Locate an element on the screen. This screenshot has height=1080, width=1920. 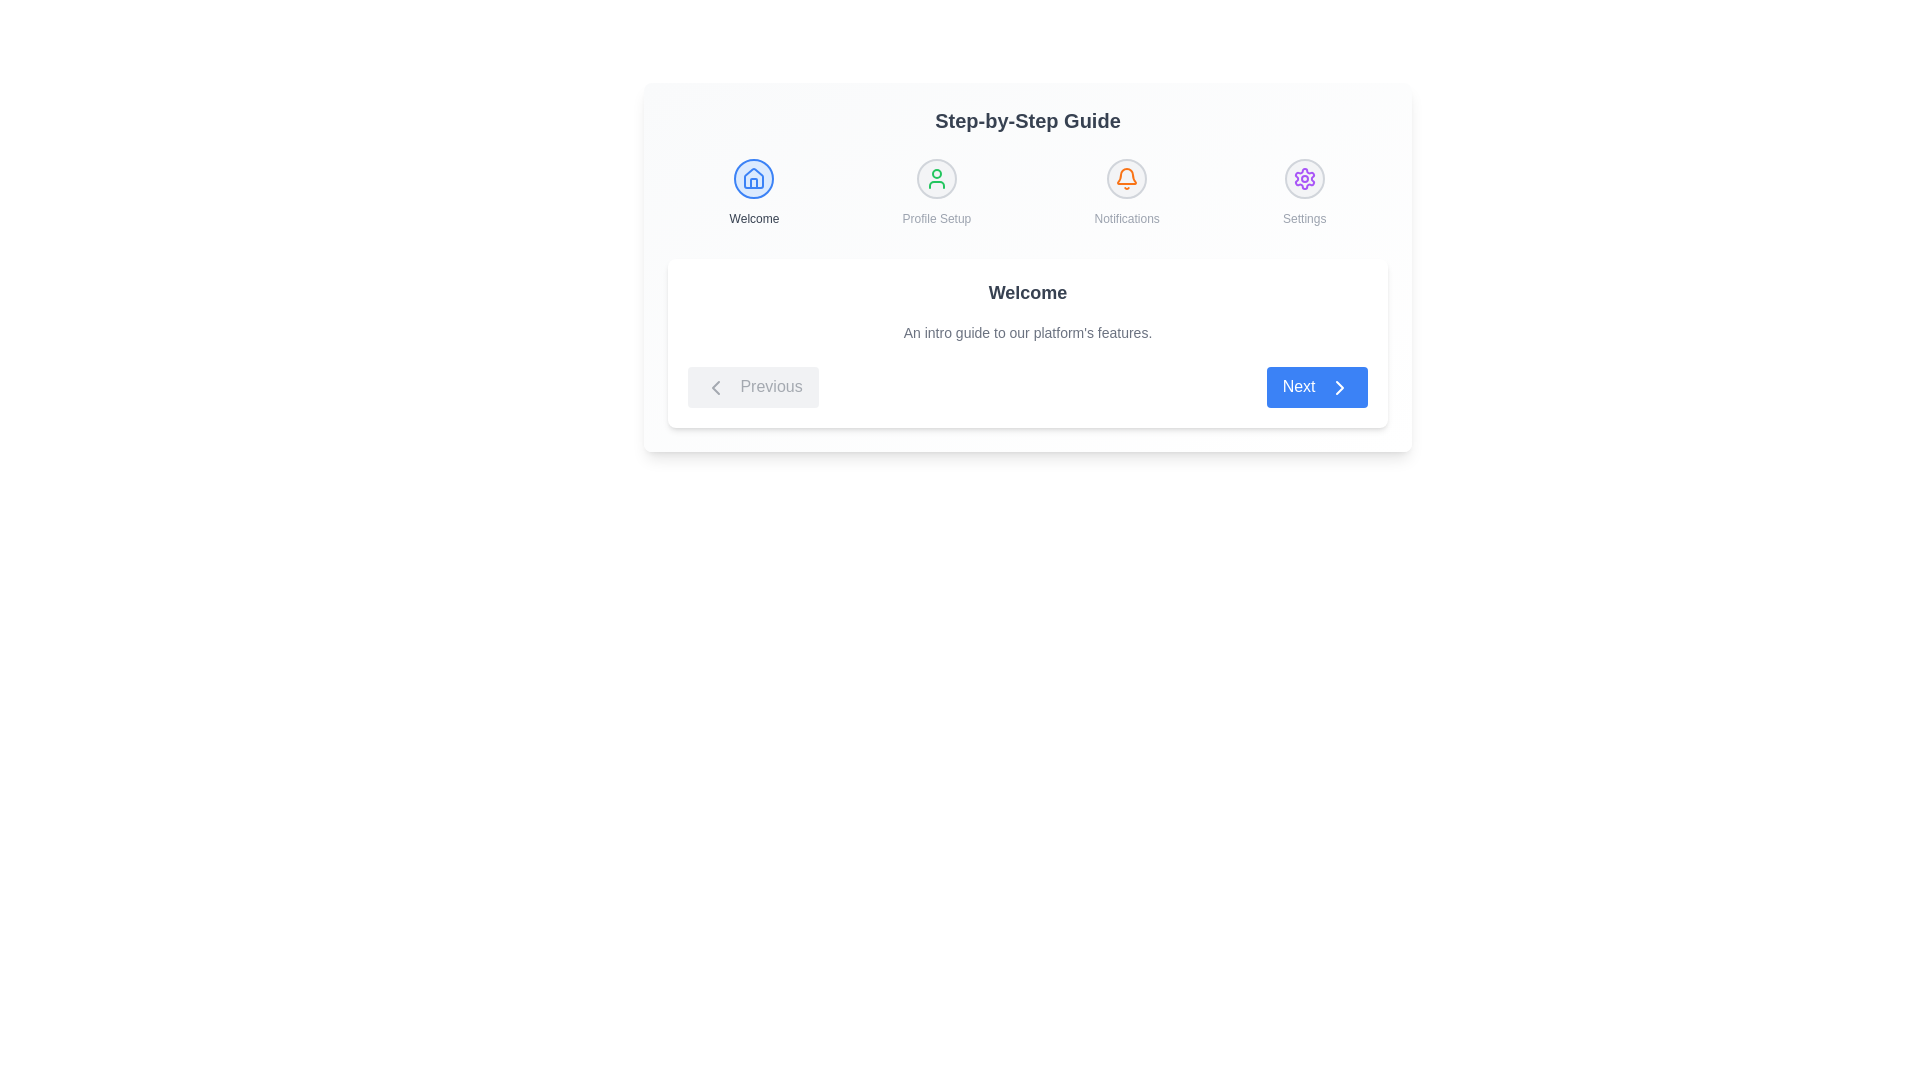
the visual feedback provided by the leftward chevron navigational arrow, which is part of the 'Previous' button in the left navigation area is located at coordinates (715, 386).